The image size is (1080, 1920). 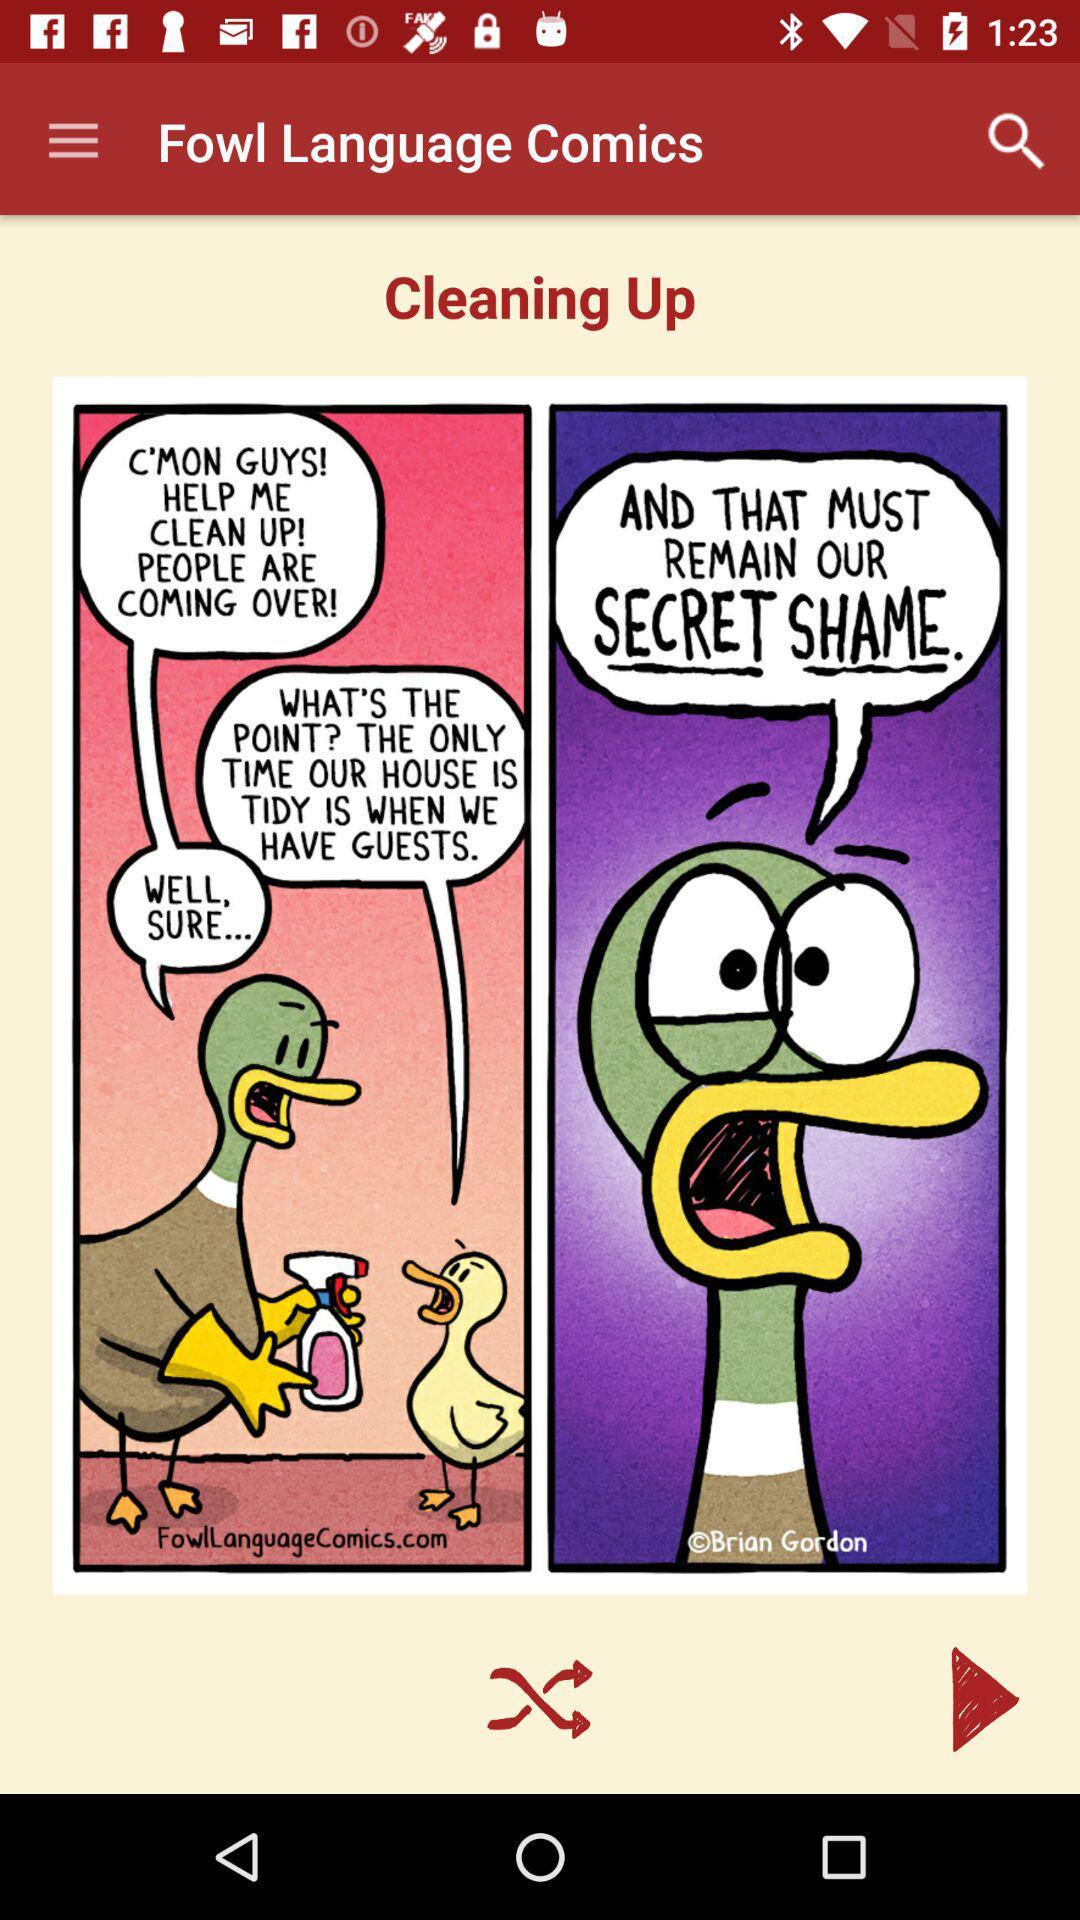 What do you see at coordinates (984, 1698) in the screenshot?
I see `icon at the bottom right corner` at bounding box center [984, 1698].